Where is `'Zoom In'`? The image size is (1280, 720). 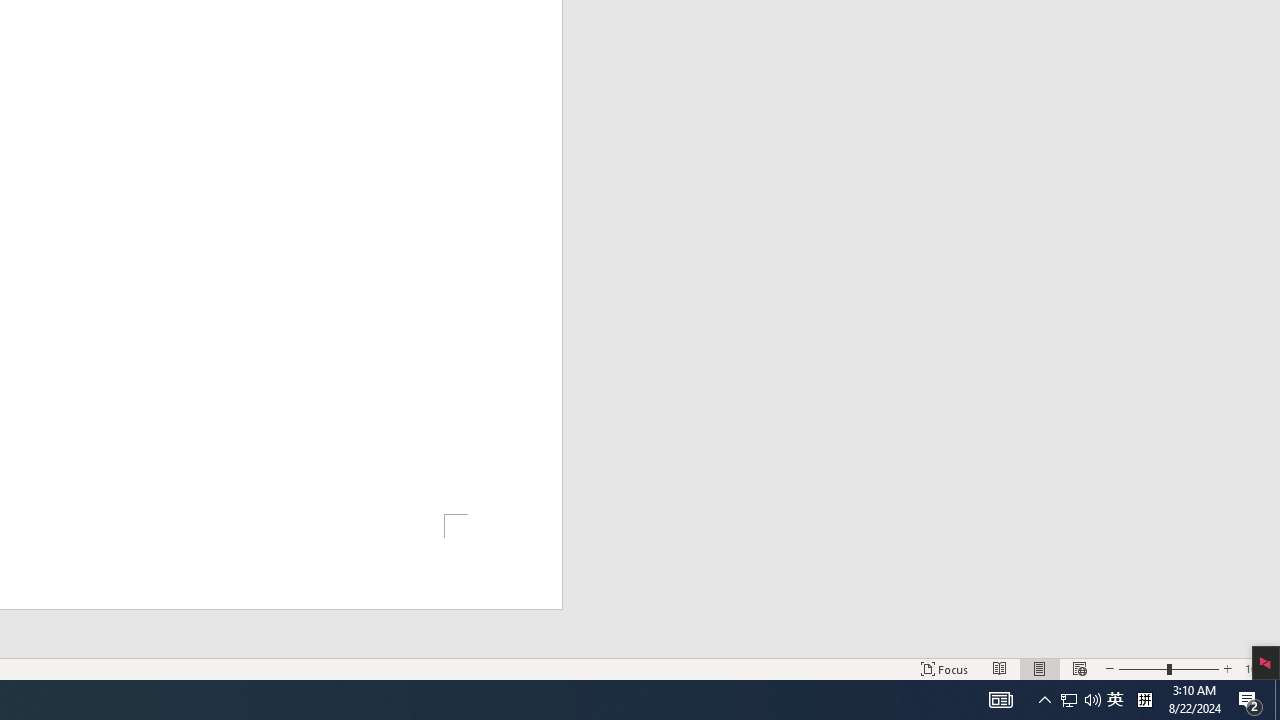
'Zoom In' is located at coordinates (1226, 669).